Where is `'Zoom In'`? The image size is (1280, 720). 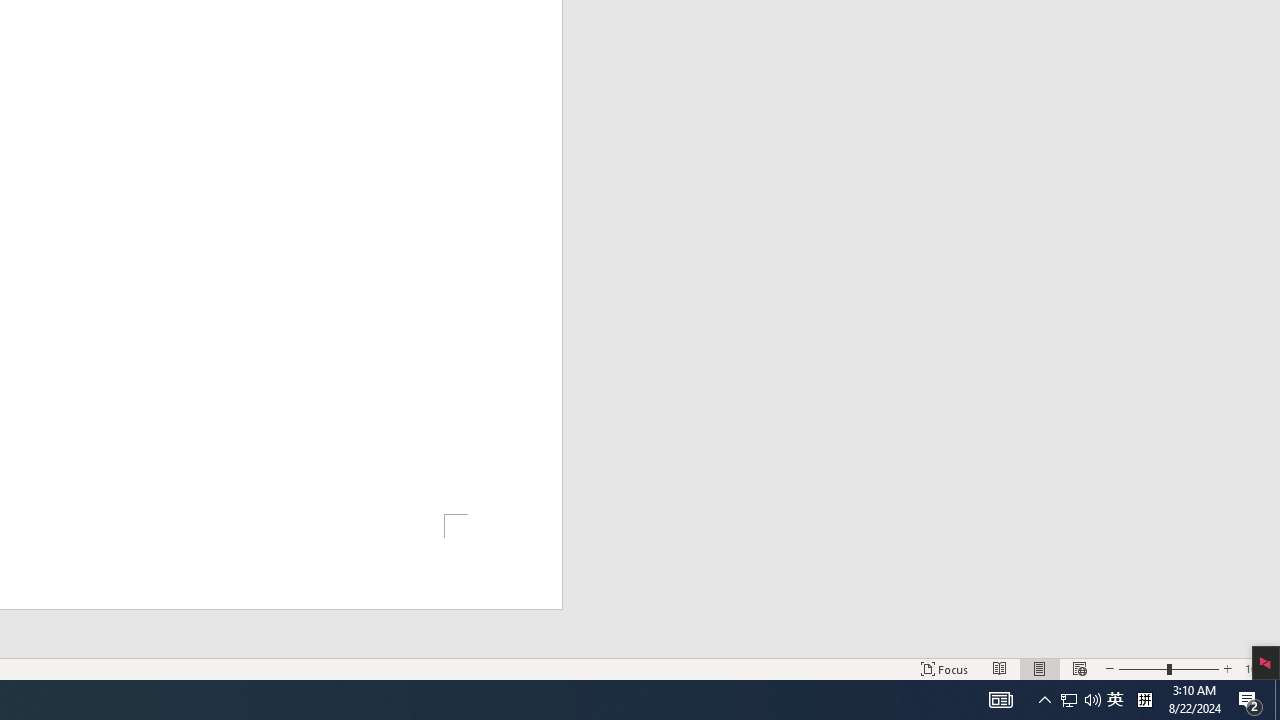
'Zoom In' is located at coordinates (1226, 669).